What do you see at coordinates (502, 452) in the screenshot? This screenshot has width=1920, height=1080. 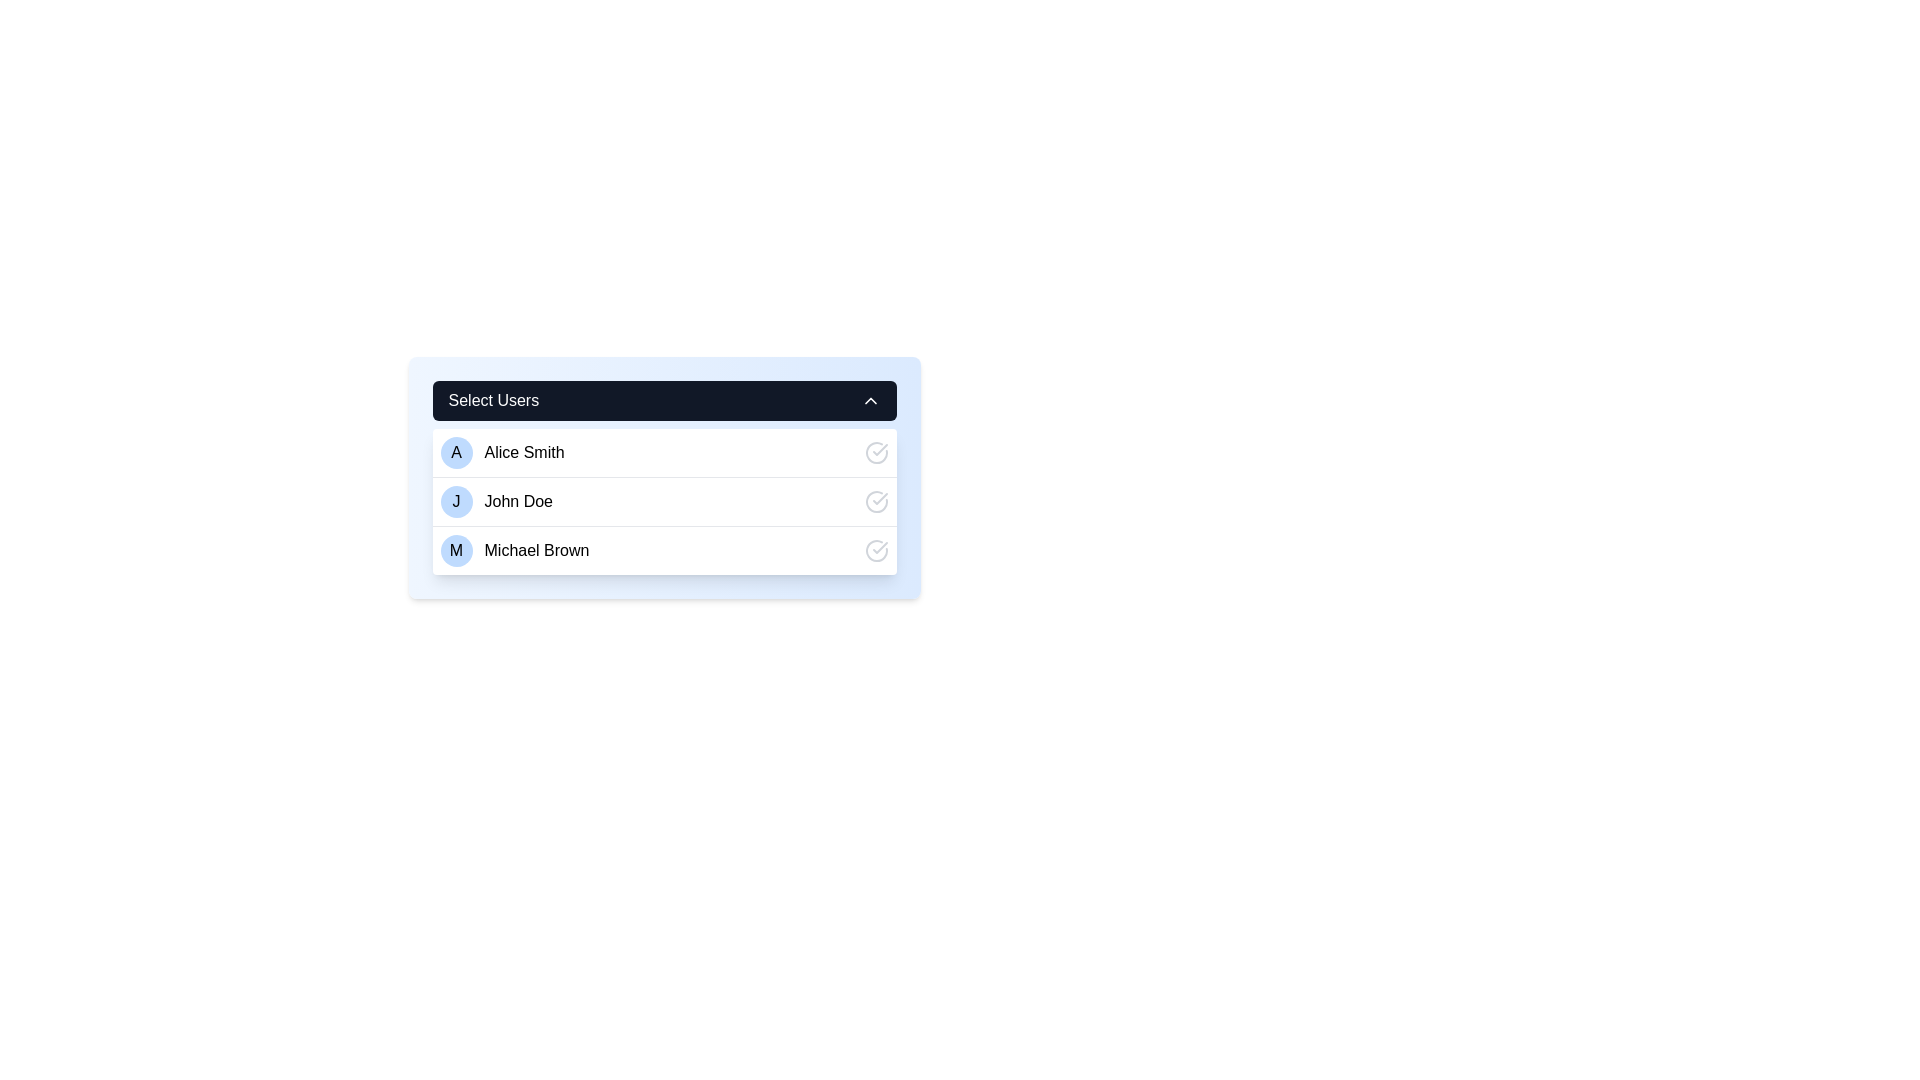 I see `the first selectable user list item labeled 'Alice Smith' under the title 'Select Users'` at bounding box center [502, 452].